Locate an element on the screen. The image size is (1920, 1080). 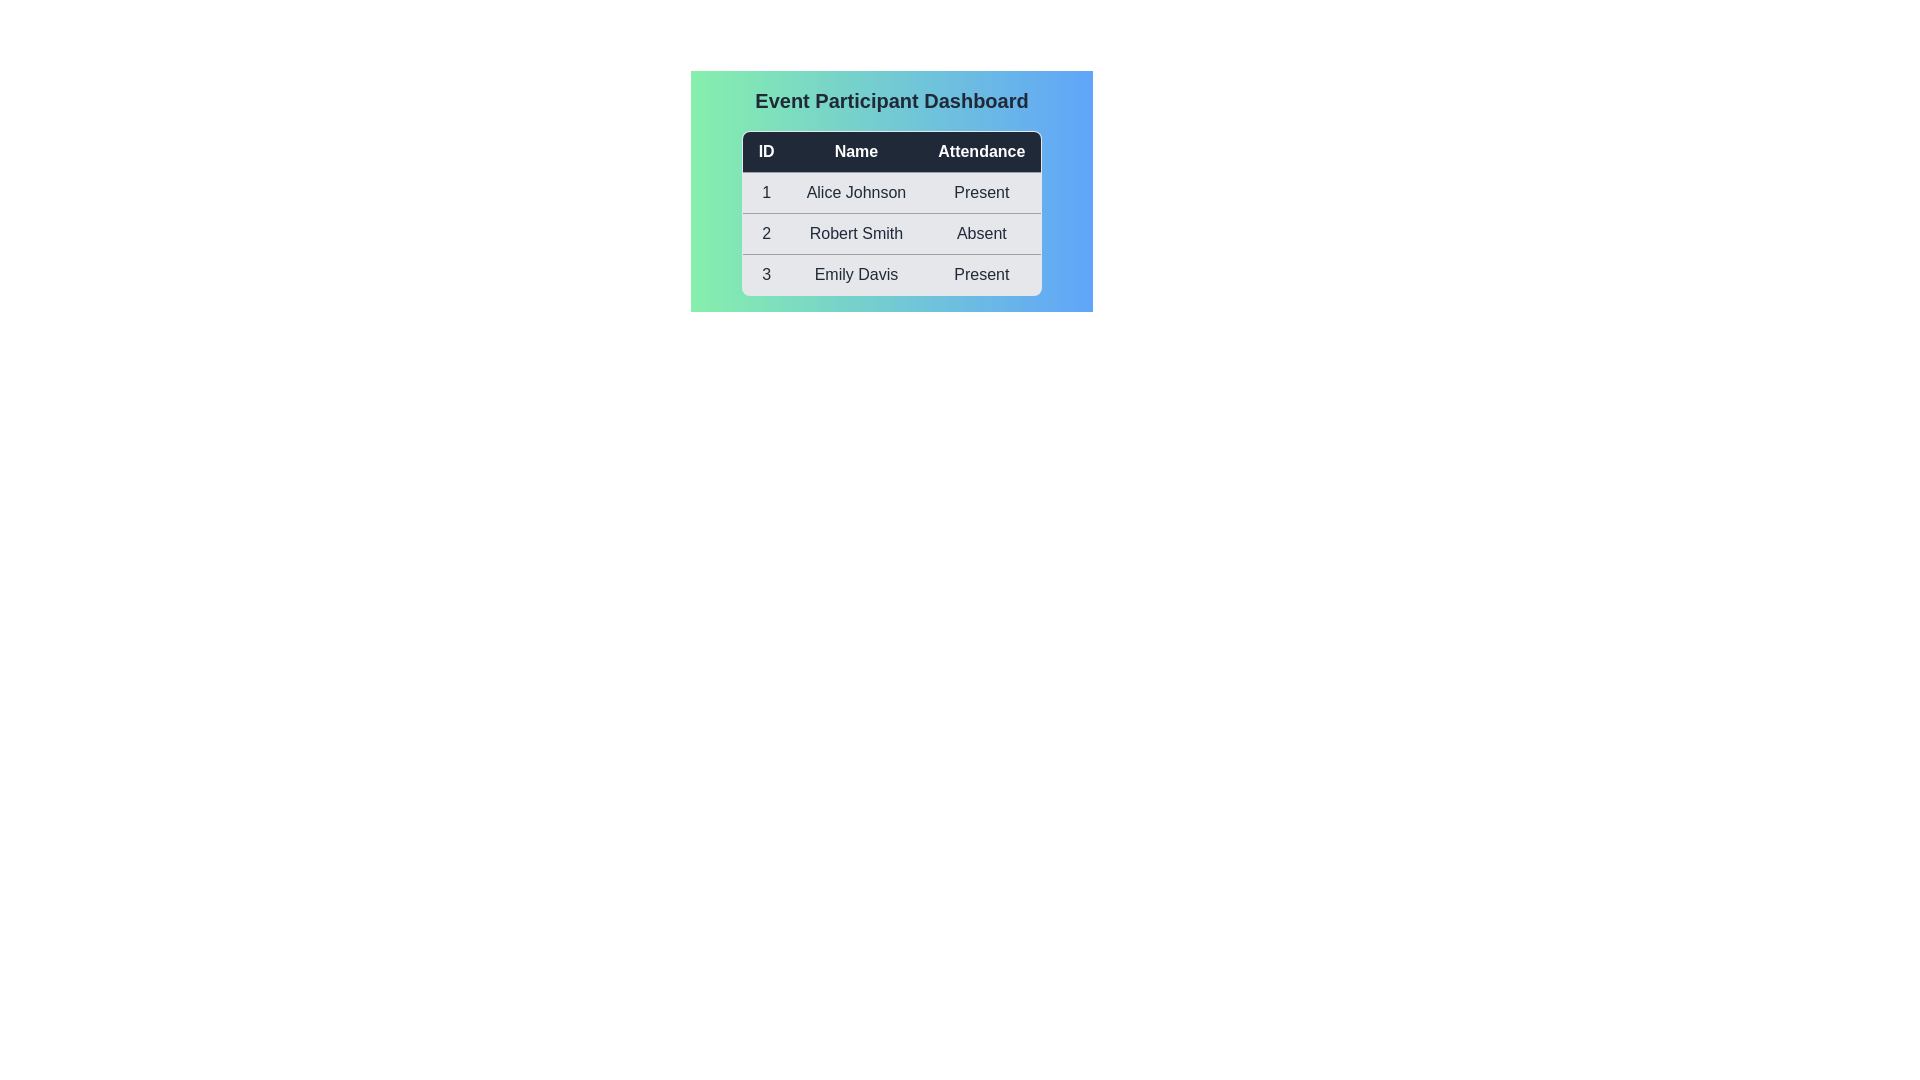
the third row in the data table containing '3', 'Emily Davis', and 'Present' is located at coordinates (891, 274).